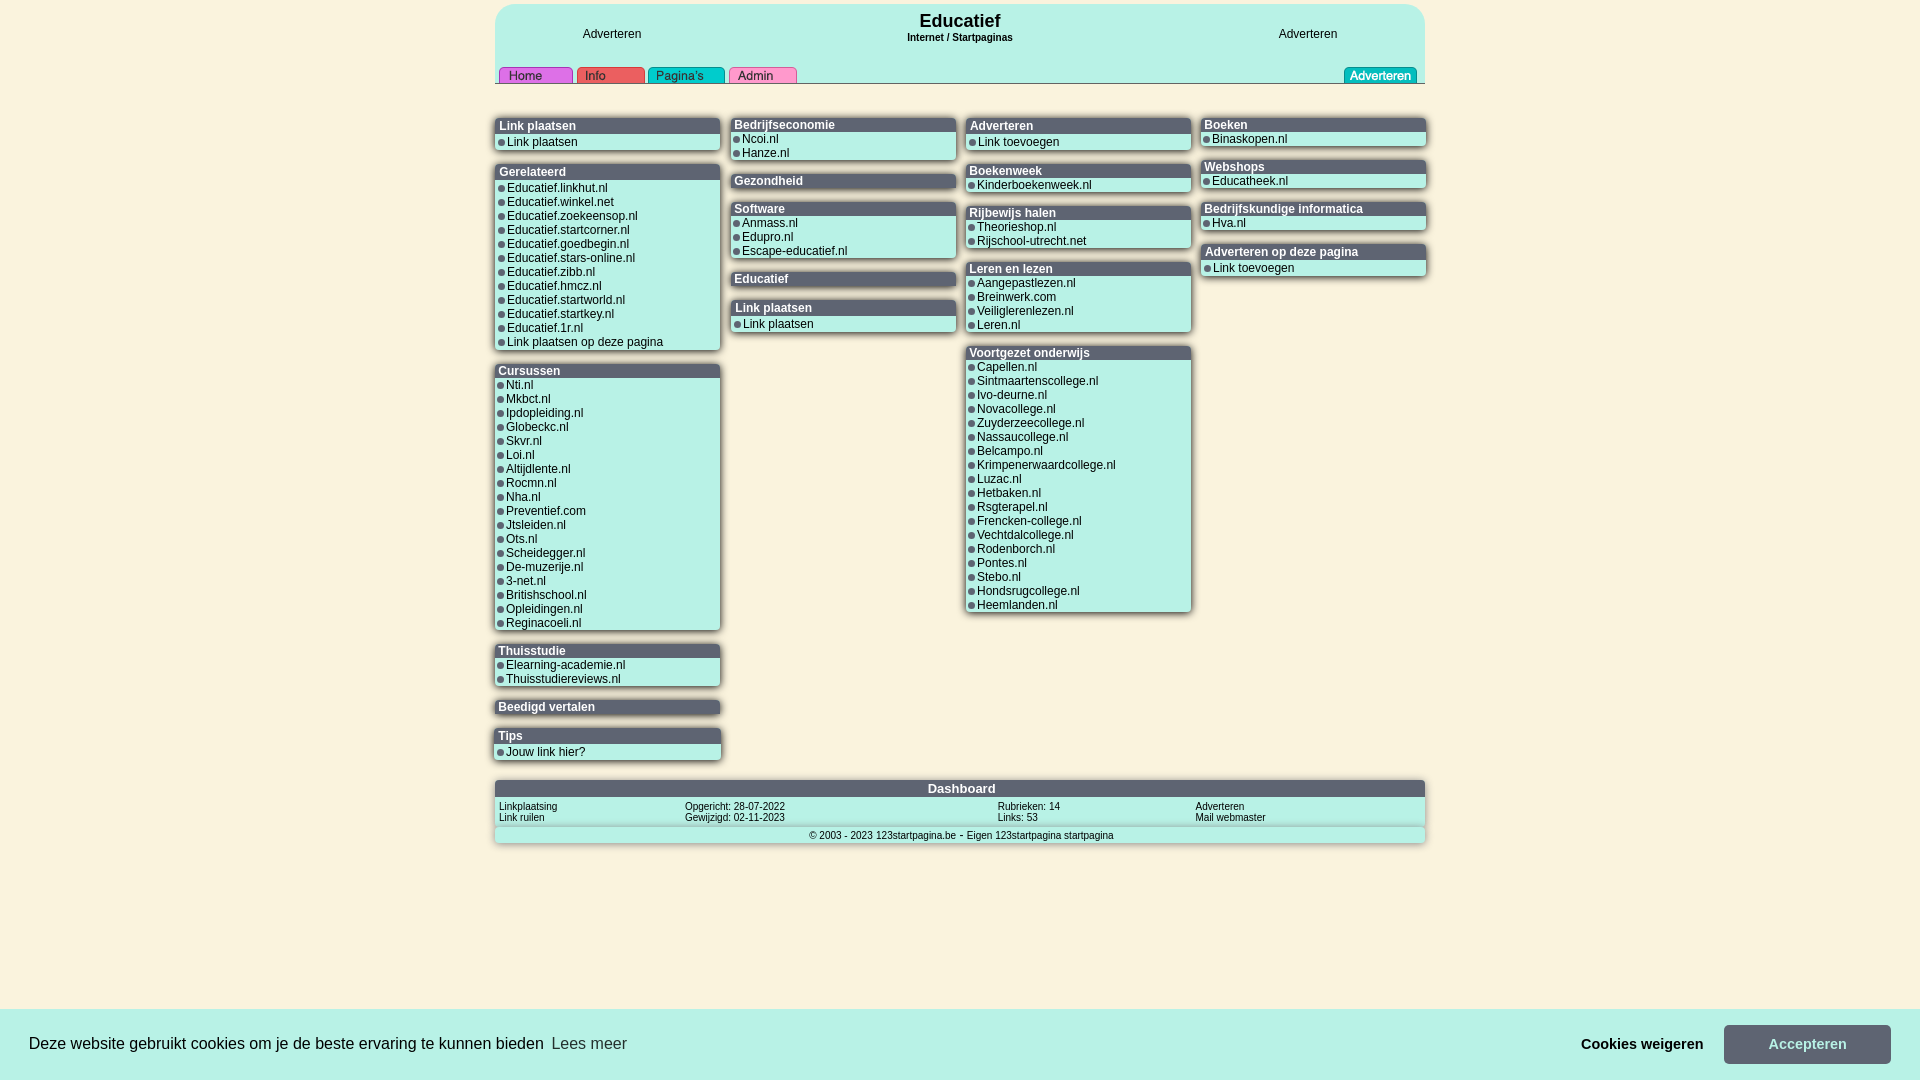 The image size is (1920, 1080). Describe the element at coordinates (557, 188) in the screenshot. I see `'Educatief.linkhut.nl'` at that location.